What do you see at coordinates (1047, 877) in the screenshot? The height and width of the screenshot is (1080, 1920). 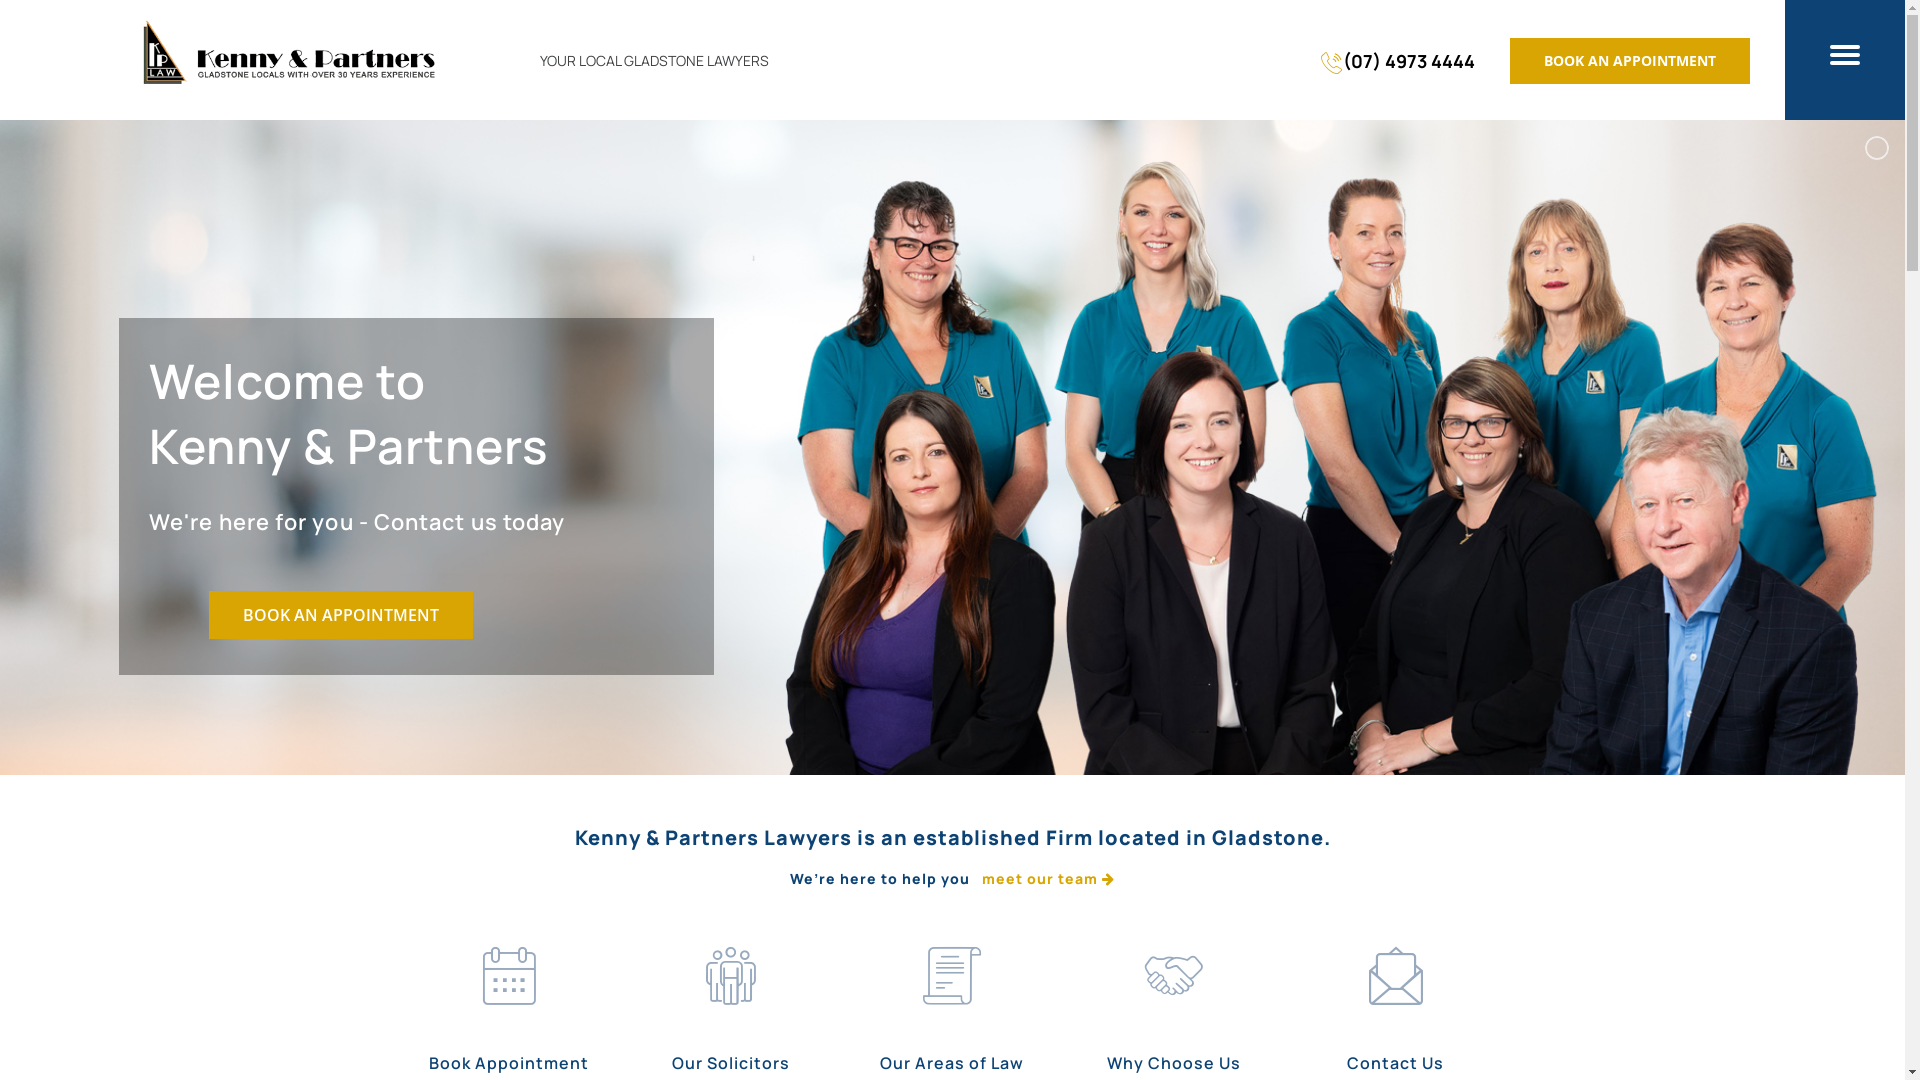 I see `'meet our team'` at bounding box center [1047, 877].